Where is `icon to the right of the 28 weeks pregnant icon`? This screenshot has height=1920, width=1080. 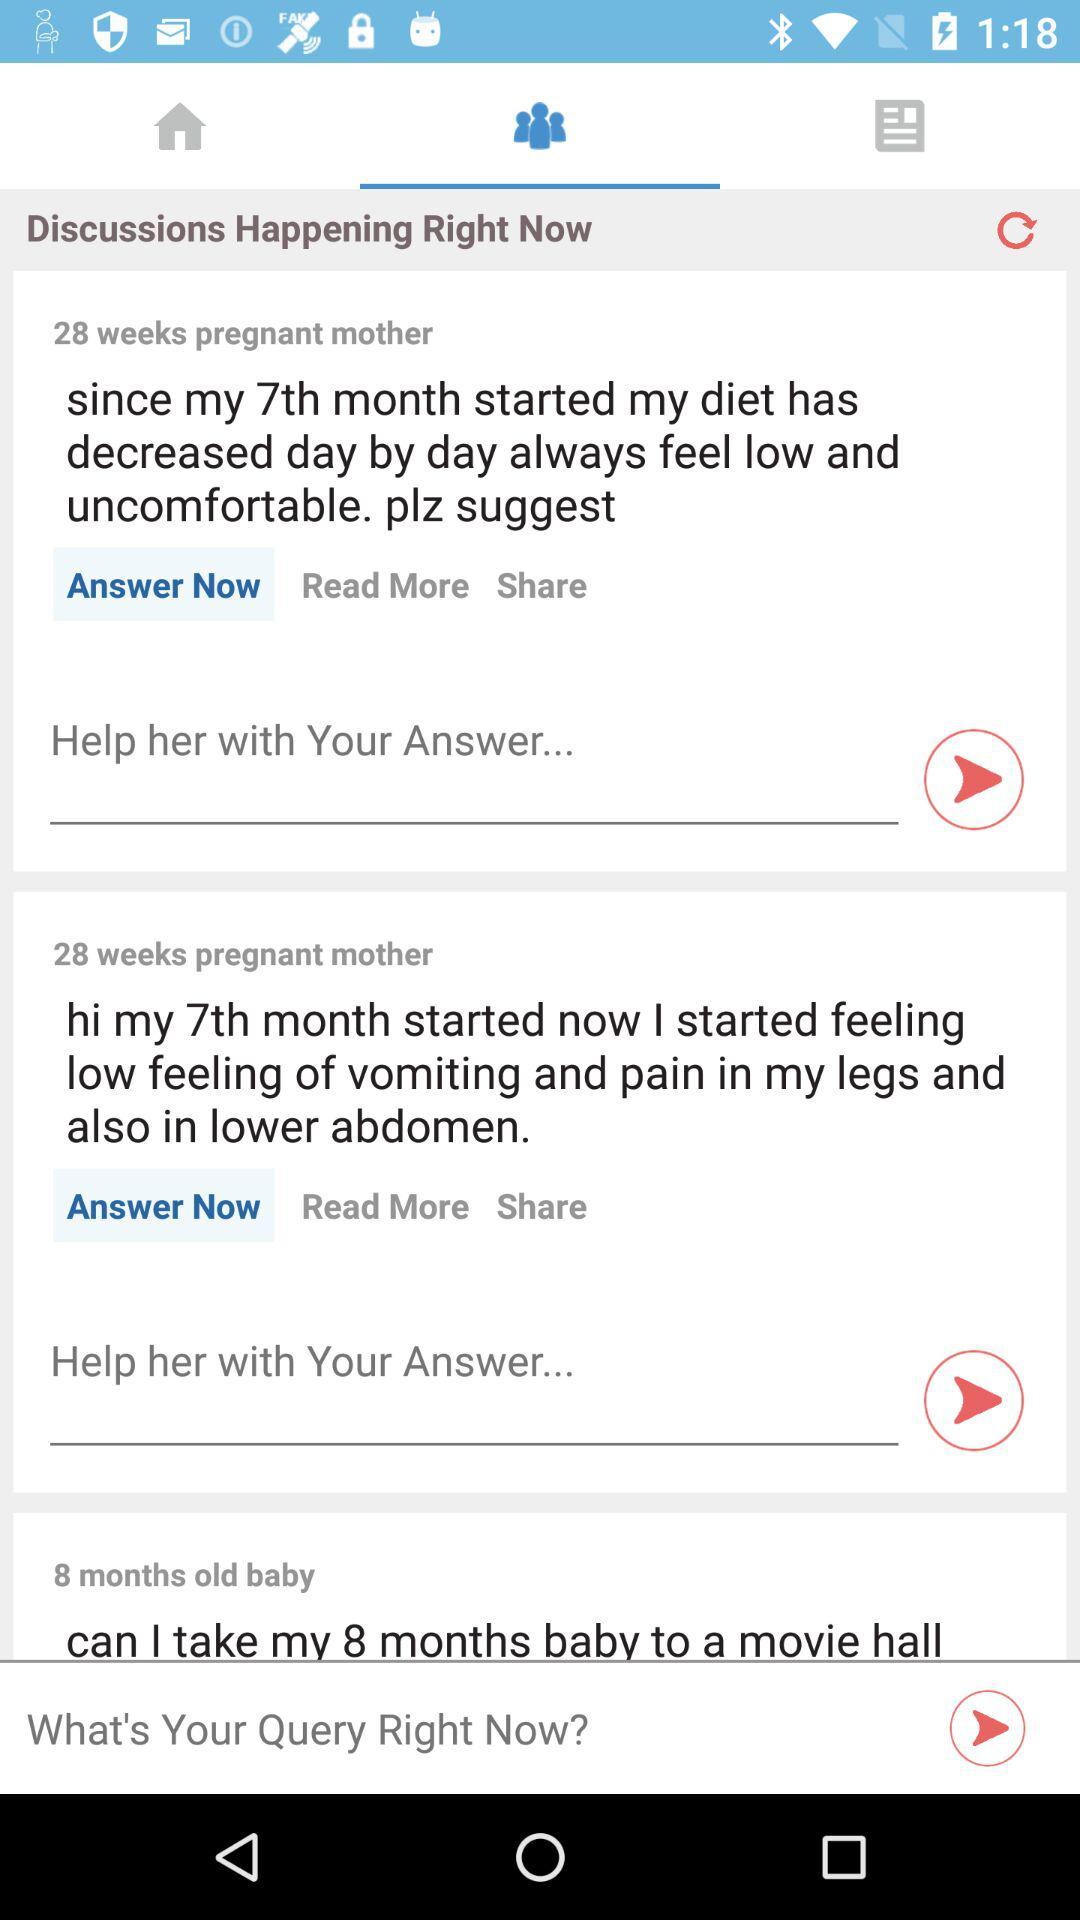 icon to the right of the 28 weeks pregnant icon is located at coordinates (743, 309).